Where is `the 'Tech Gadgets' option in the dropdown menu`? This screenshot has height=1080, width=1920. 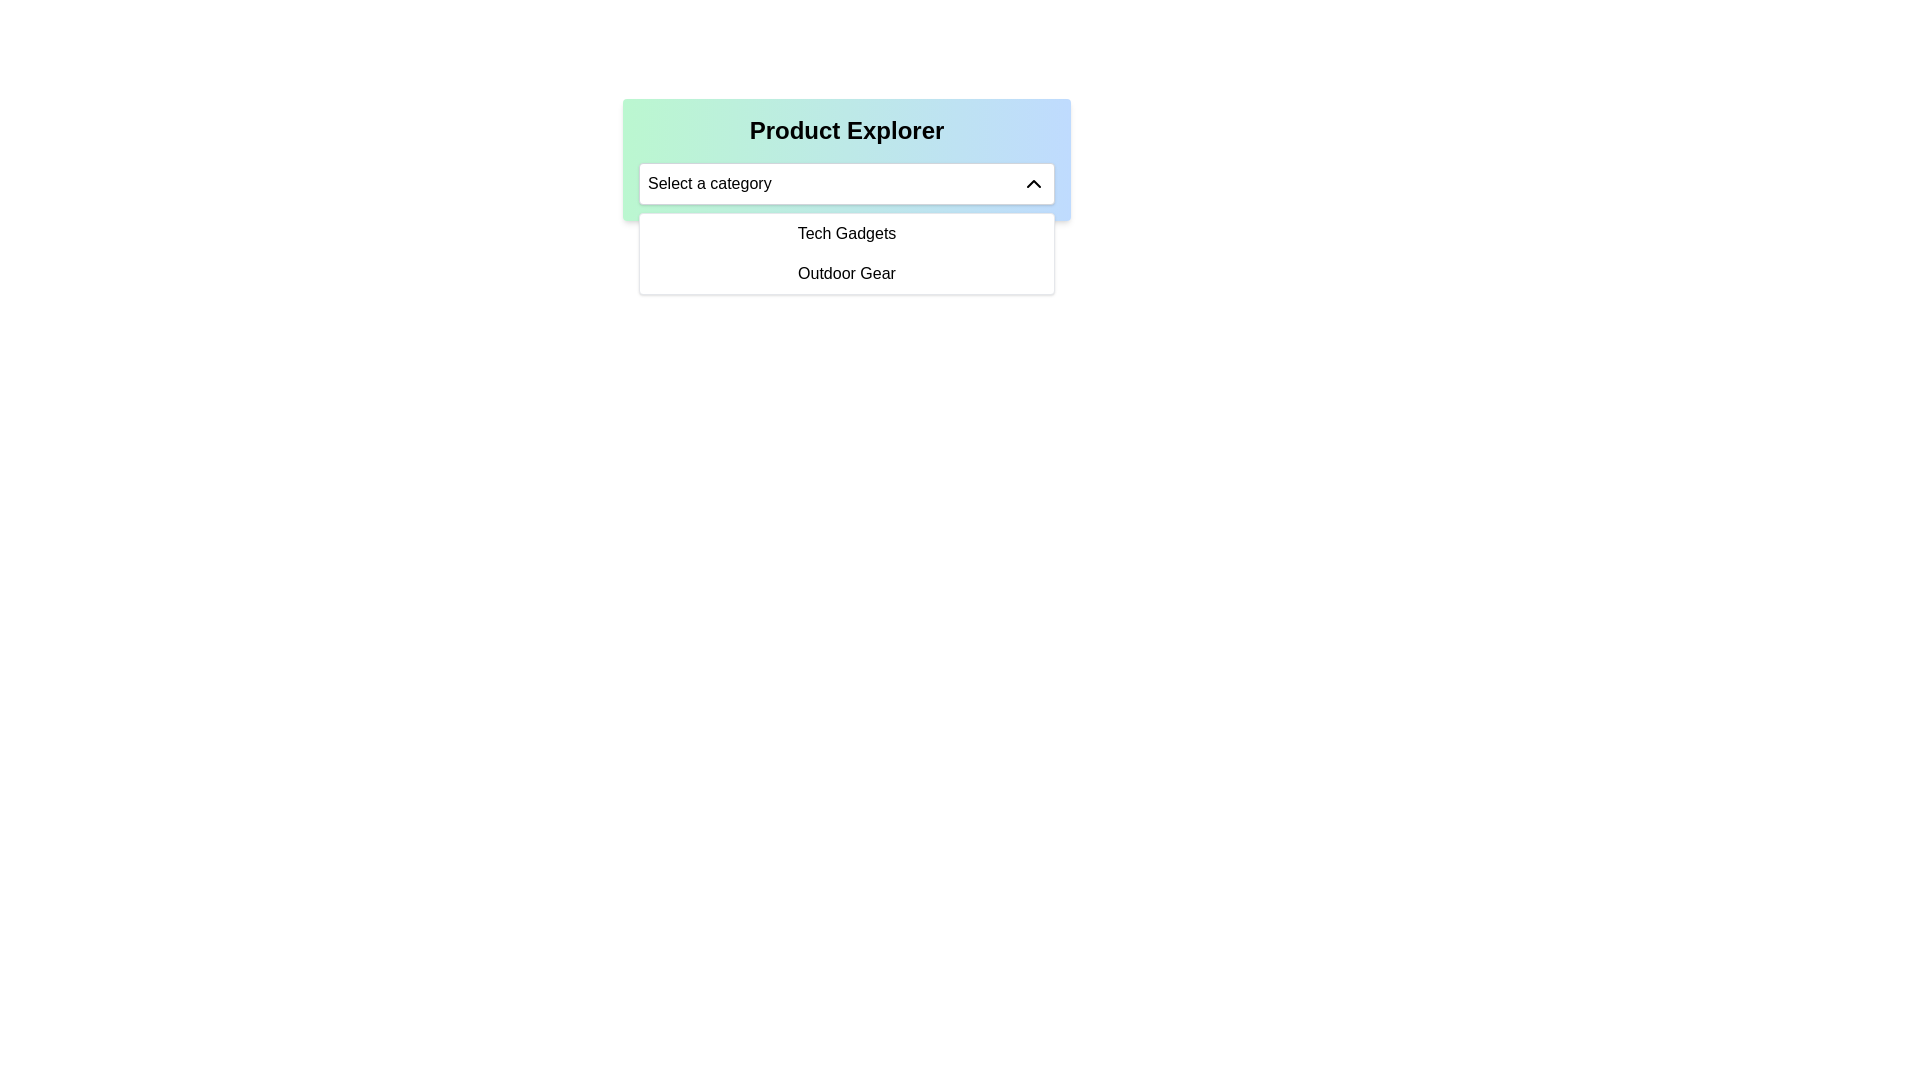 the 'Tech Gadgets' option in the dropdown menu is located at coordinates (846, 233).